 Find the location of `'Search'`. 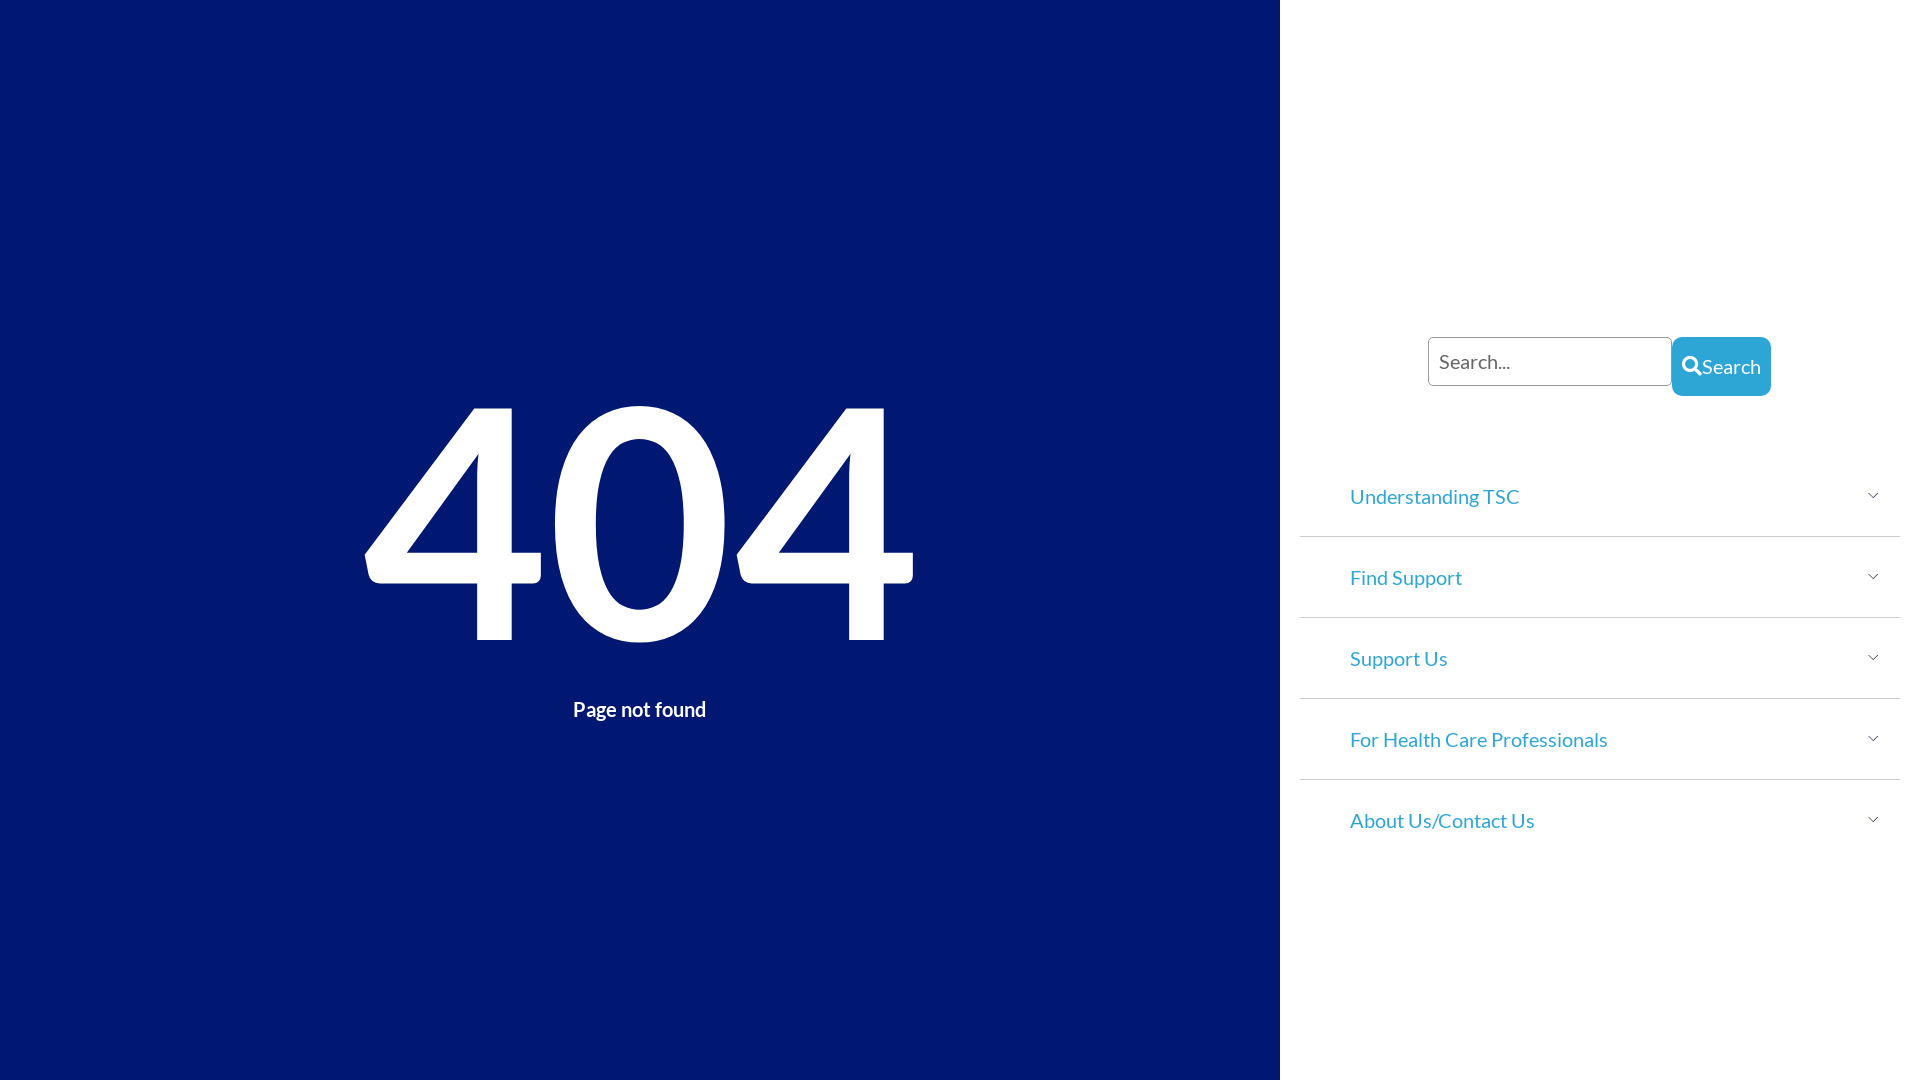

'Search' is located at coordinates (1720, 366).